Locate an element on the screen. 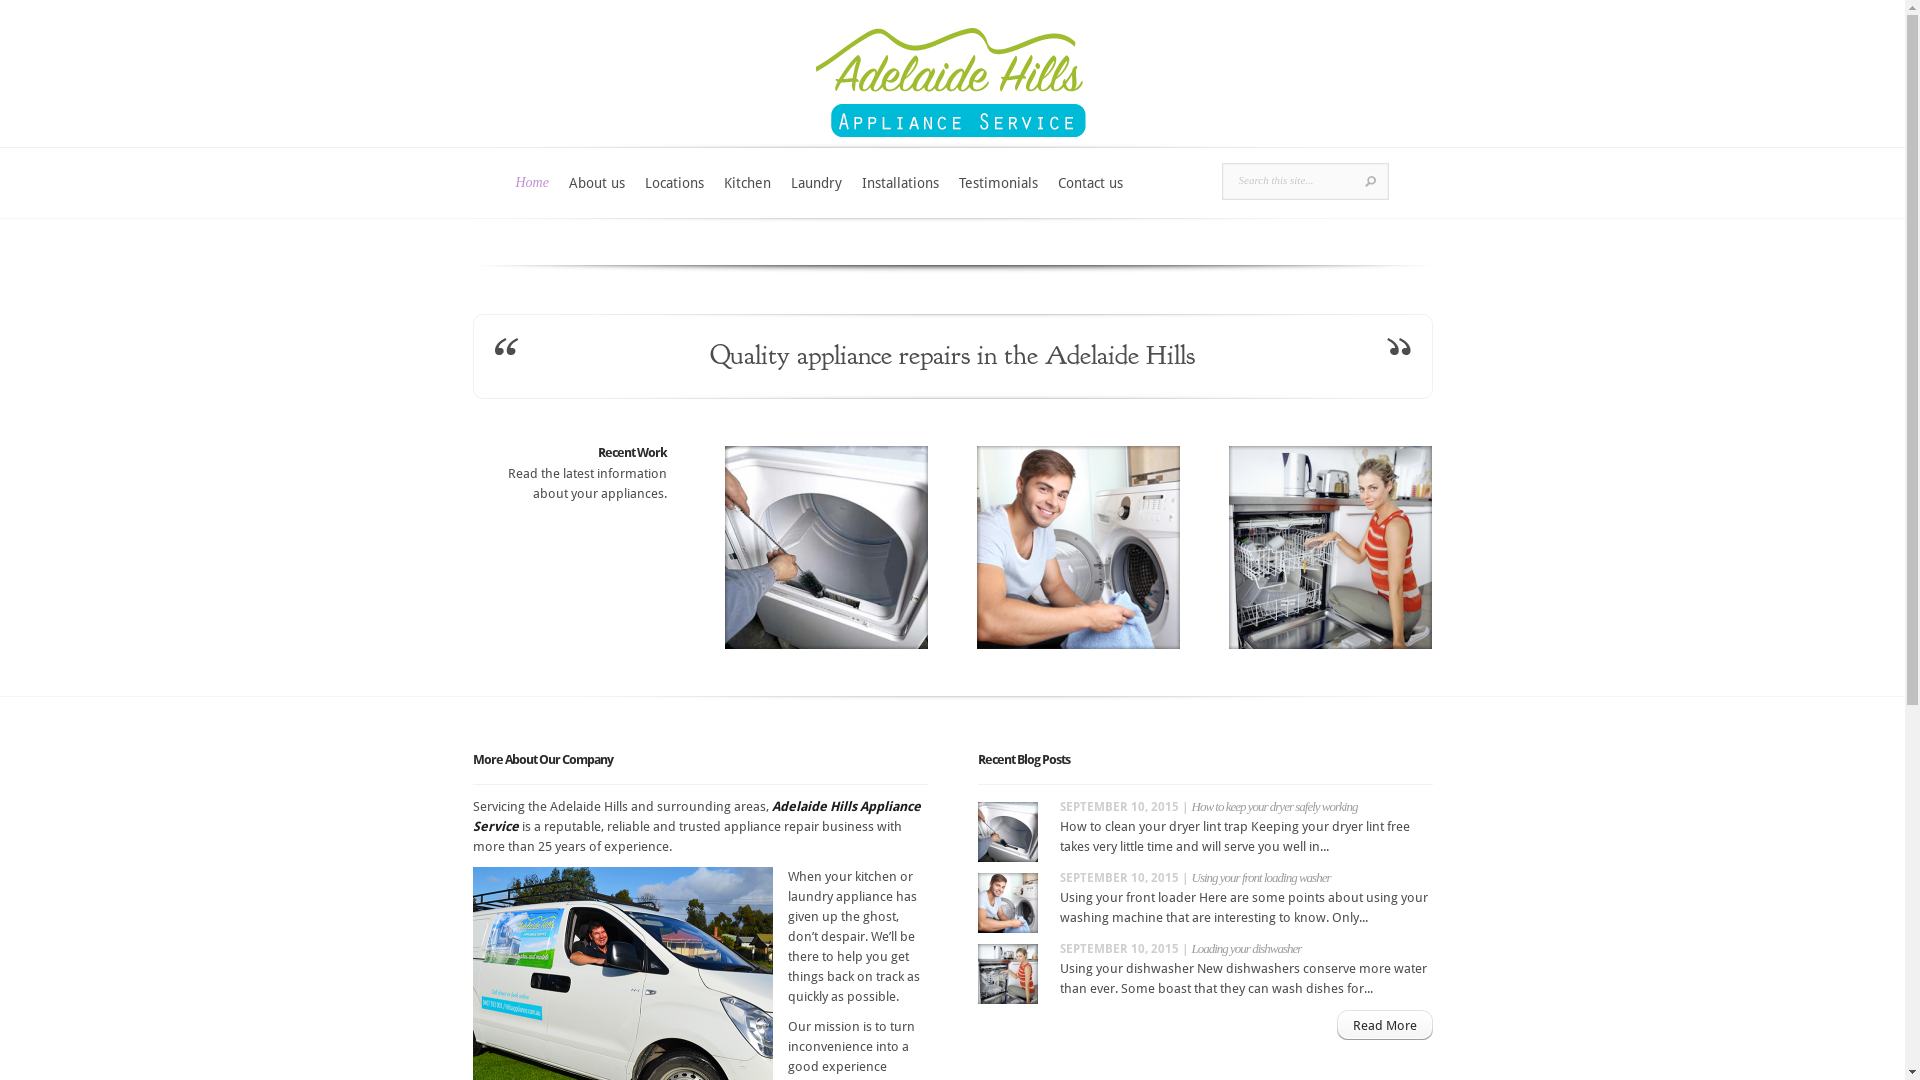  'Kitchen' is located at coordinates (746, 195).